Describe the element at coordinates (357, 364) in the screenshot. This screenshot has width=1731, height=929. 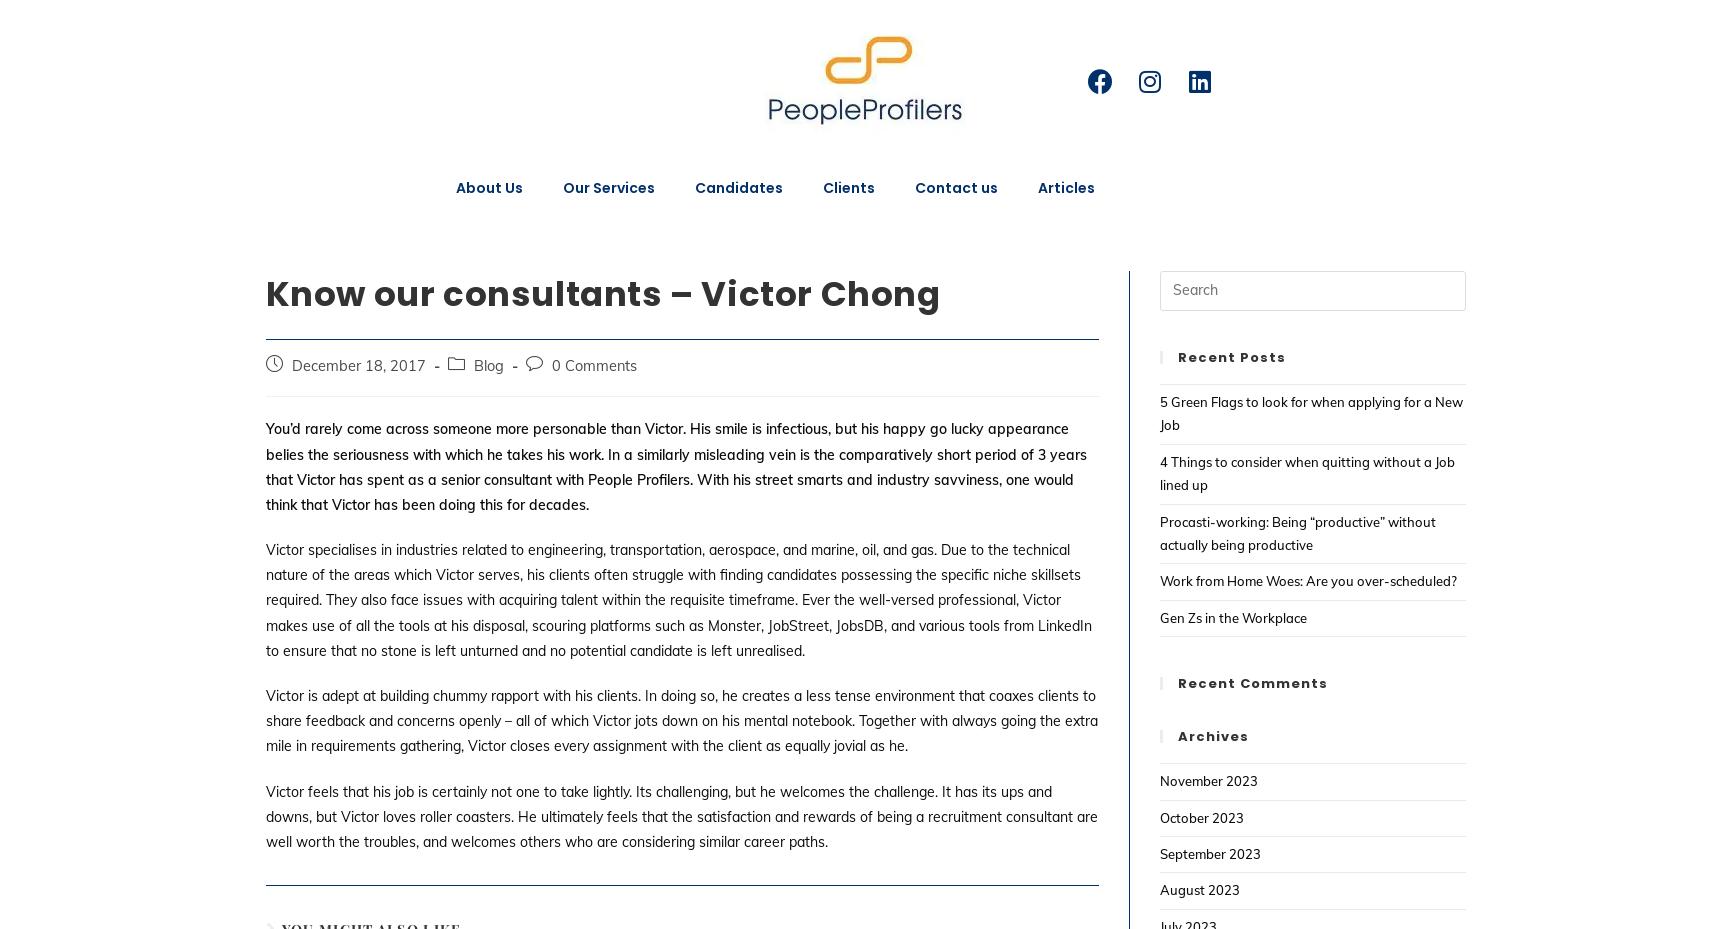
I see `'December 18, 2017'` at that location.